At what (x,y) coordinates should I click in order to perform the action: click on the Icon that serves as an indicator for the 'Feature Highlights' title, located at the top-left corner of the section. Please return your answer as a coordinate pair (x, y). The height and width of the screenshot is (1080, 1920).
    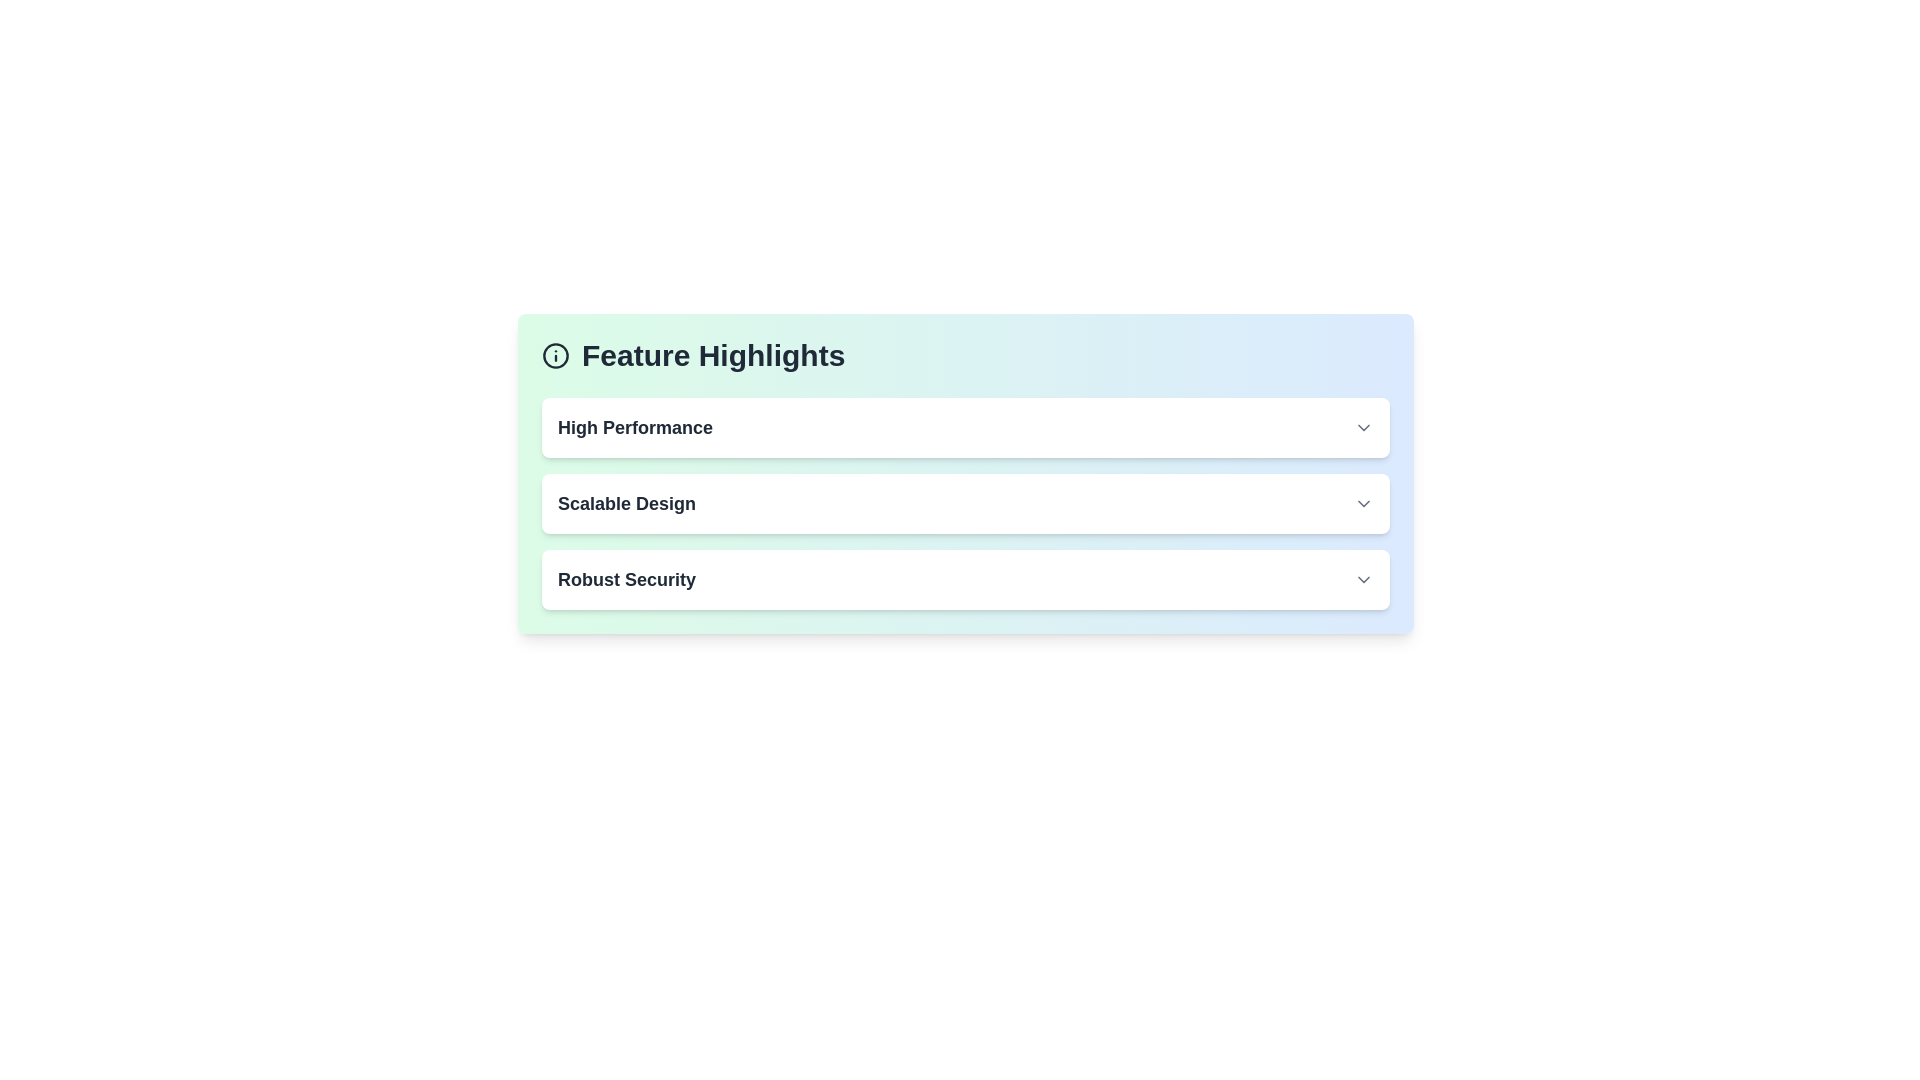
    Looking at the image, I should click on (556, 354).